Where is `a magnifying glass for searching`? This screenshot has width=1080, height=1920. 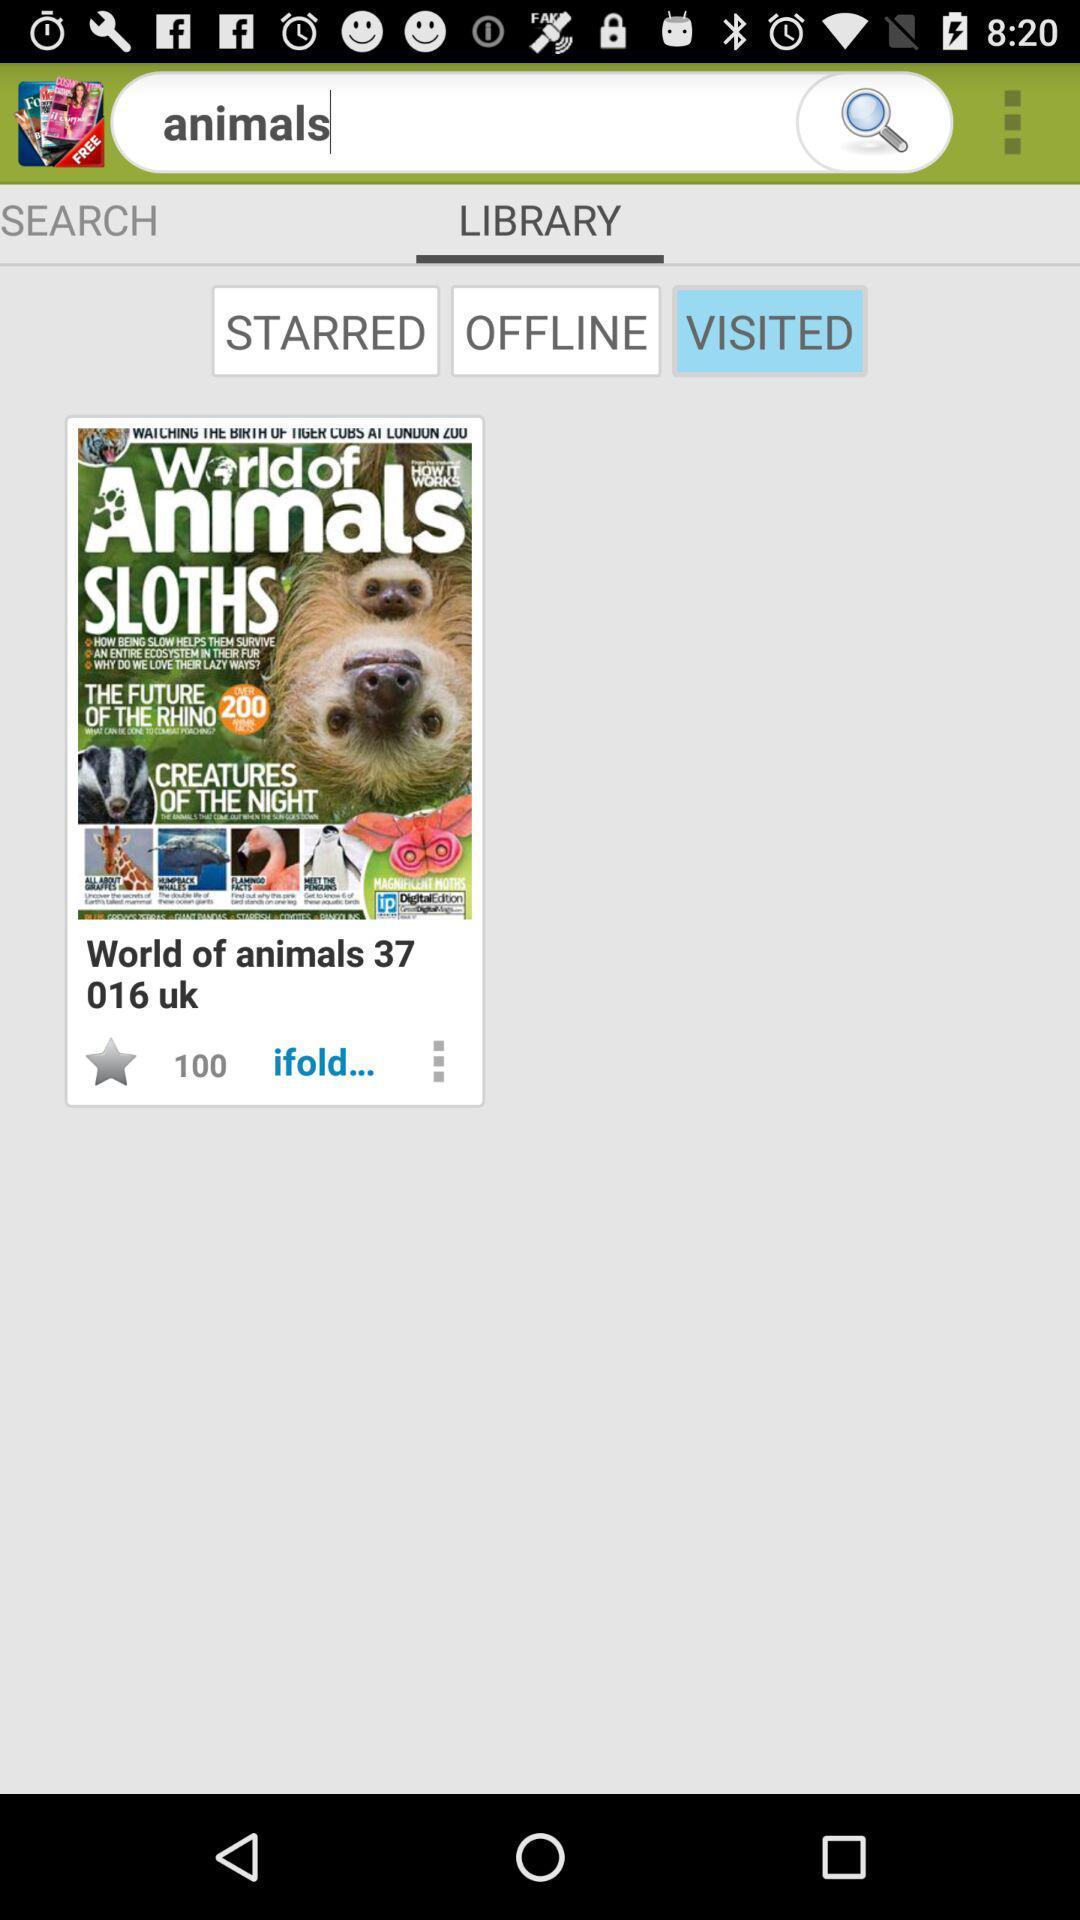
a magnifying glass for searching is located at coordinates (873, 121).